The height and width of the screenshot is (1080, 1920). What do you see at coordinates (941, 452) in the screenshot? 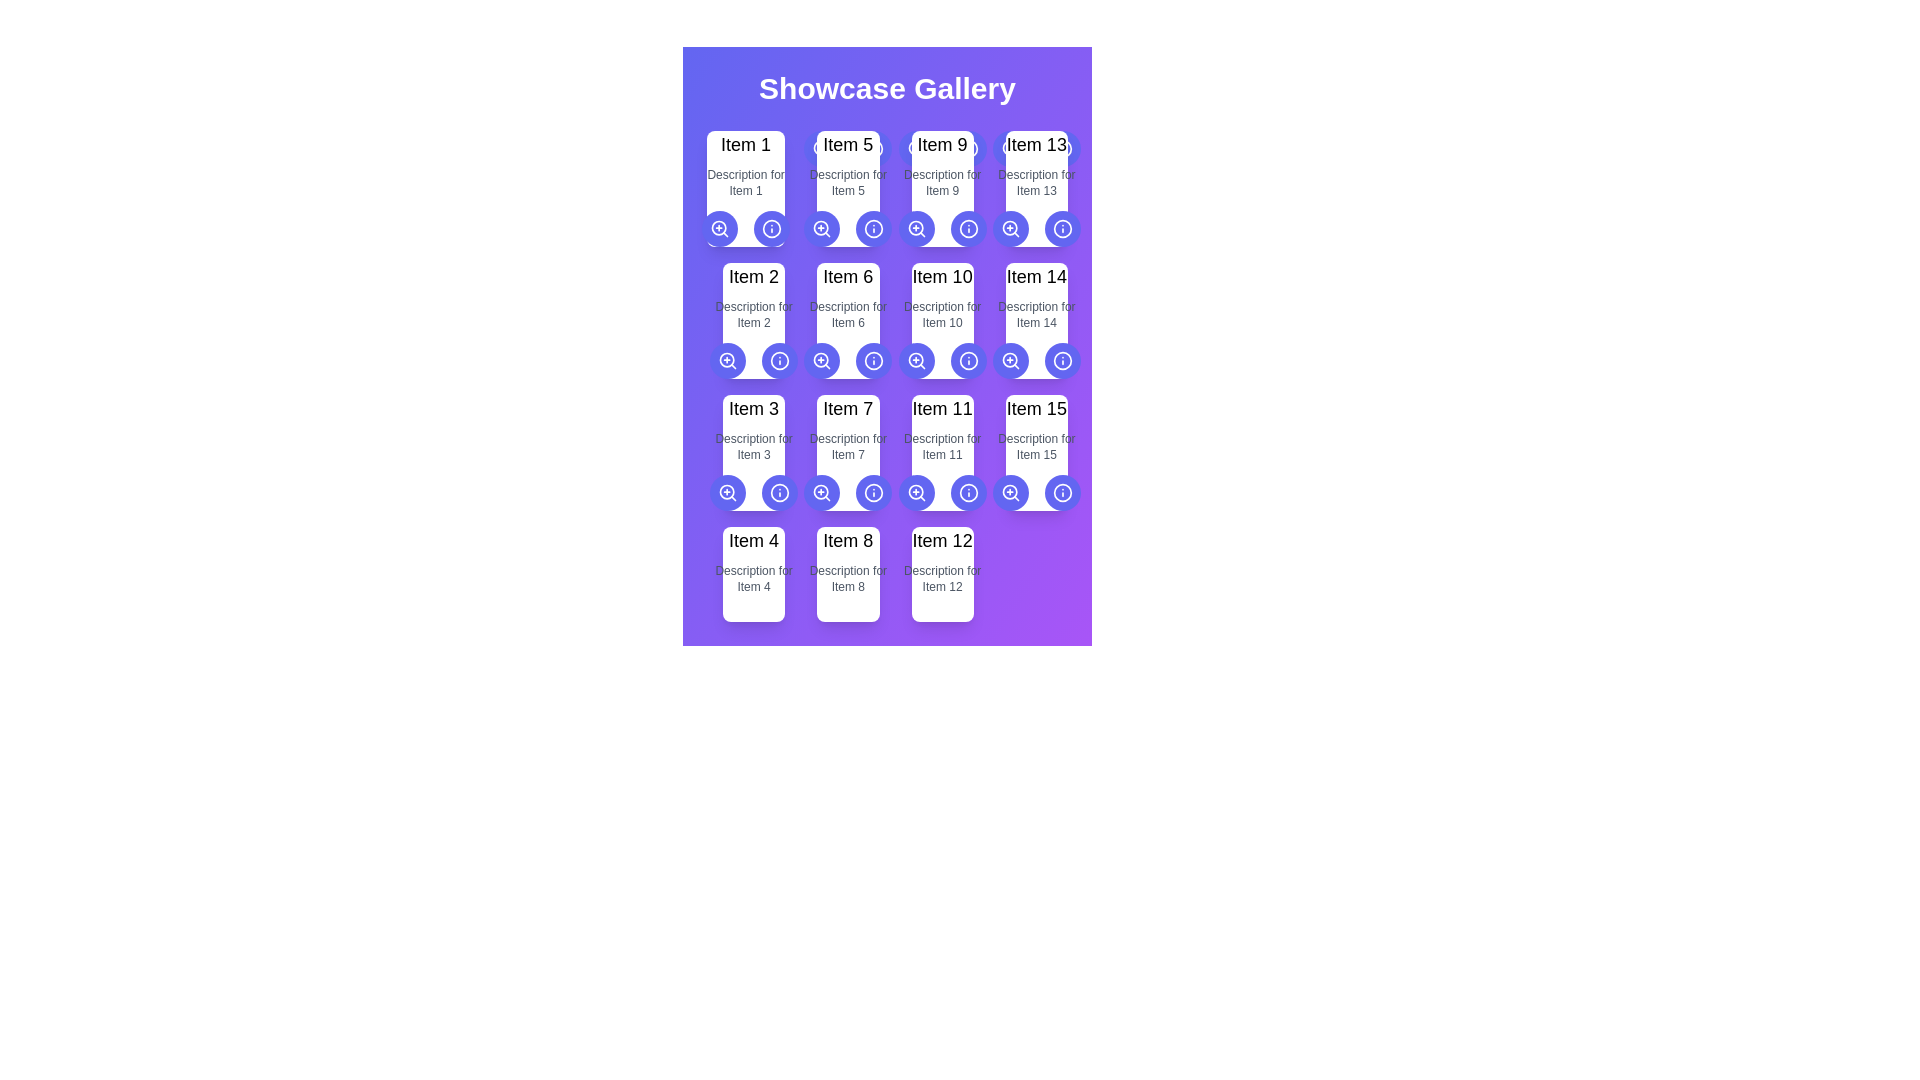
I see `information displayed in the text block that provides the title and description of 'Item 11', located in the third row and third column of the grid layout` at bounding box center [941, 452].